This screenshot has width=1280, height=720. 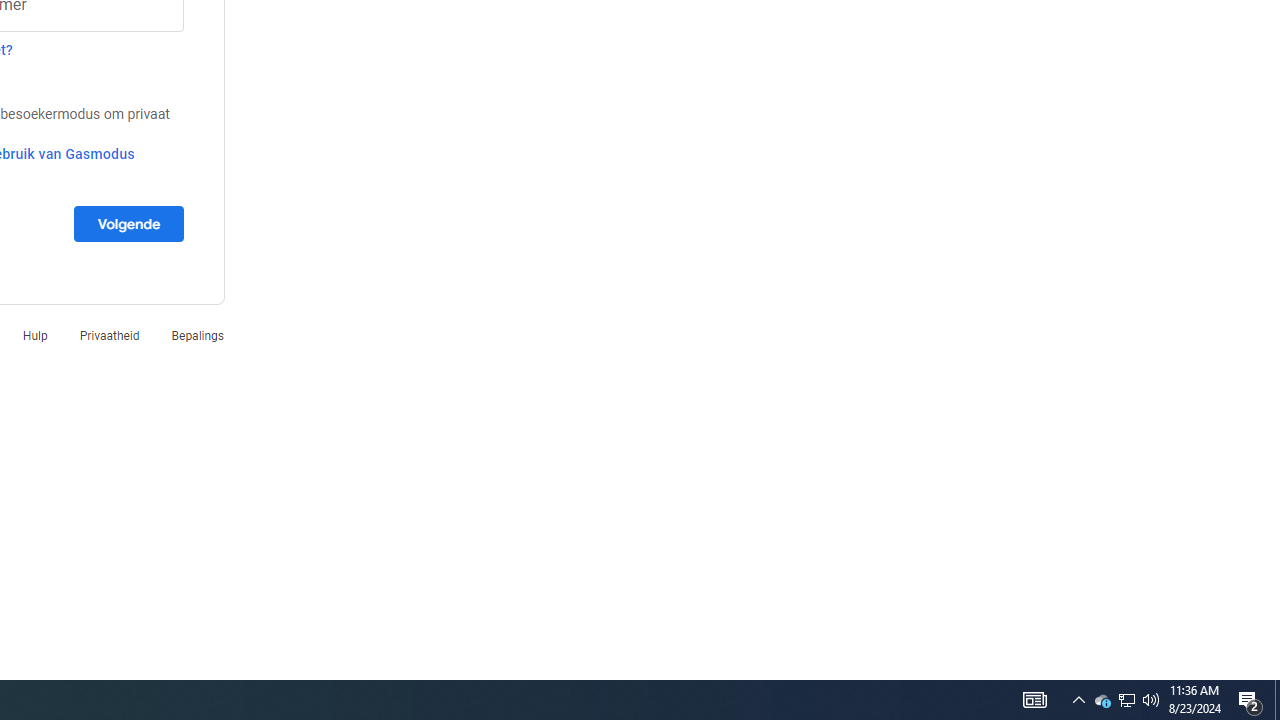 What do you see at coordinates (1276, 698) in the screenshot?
I see `'Show desktop'` at bounding box center [1276, 698].